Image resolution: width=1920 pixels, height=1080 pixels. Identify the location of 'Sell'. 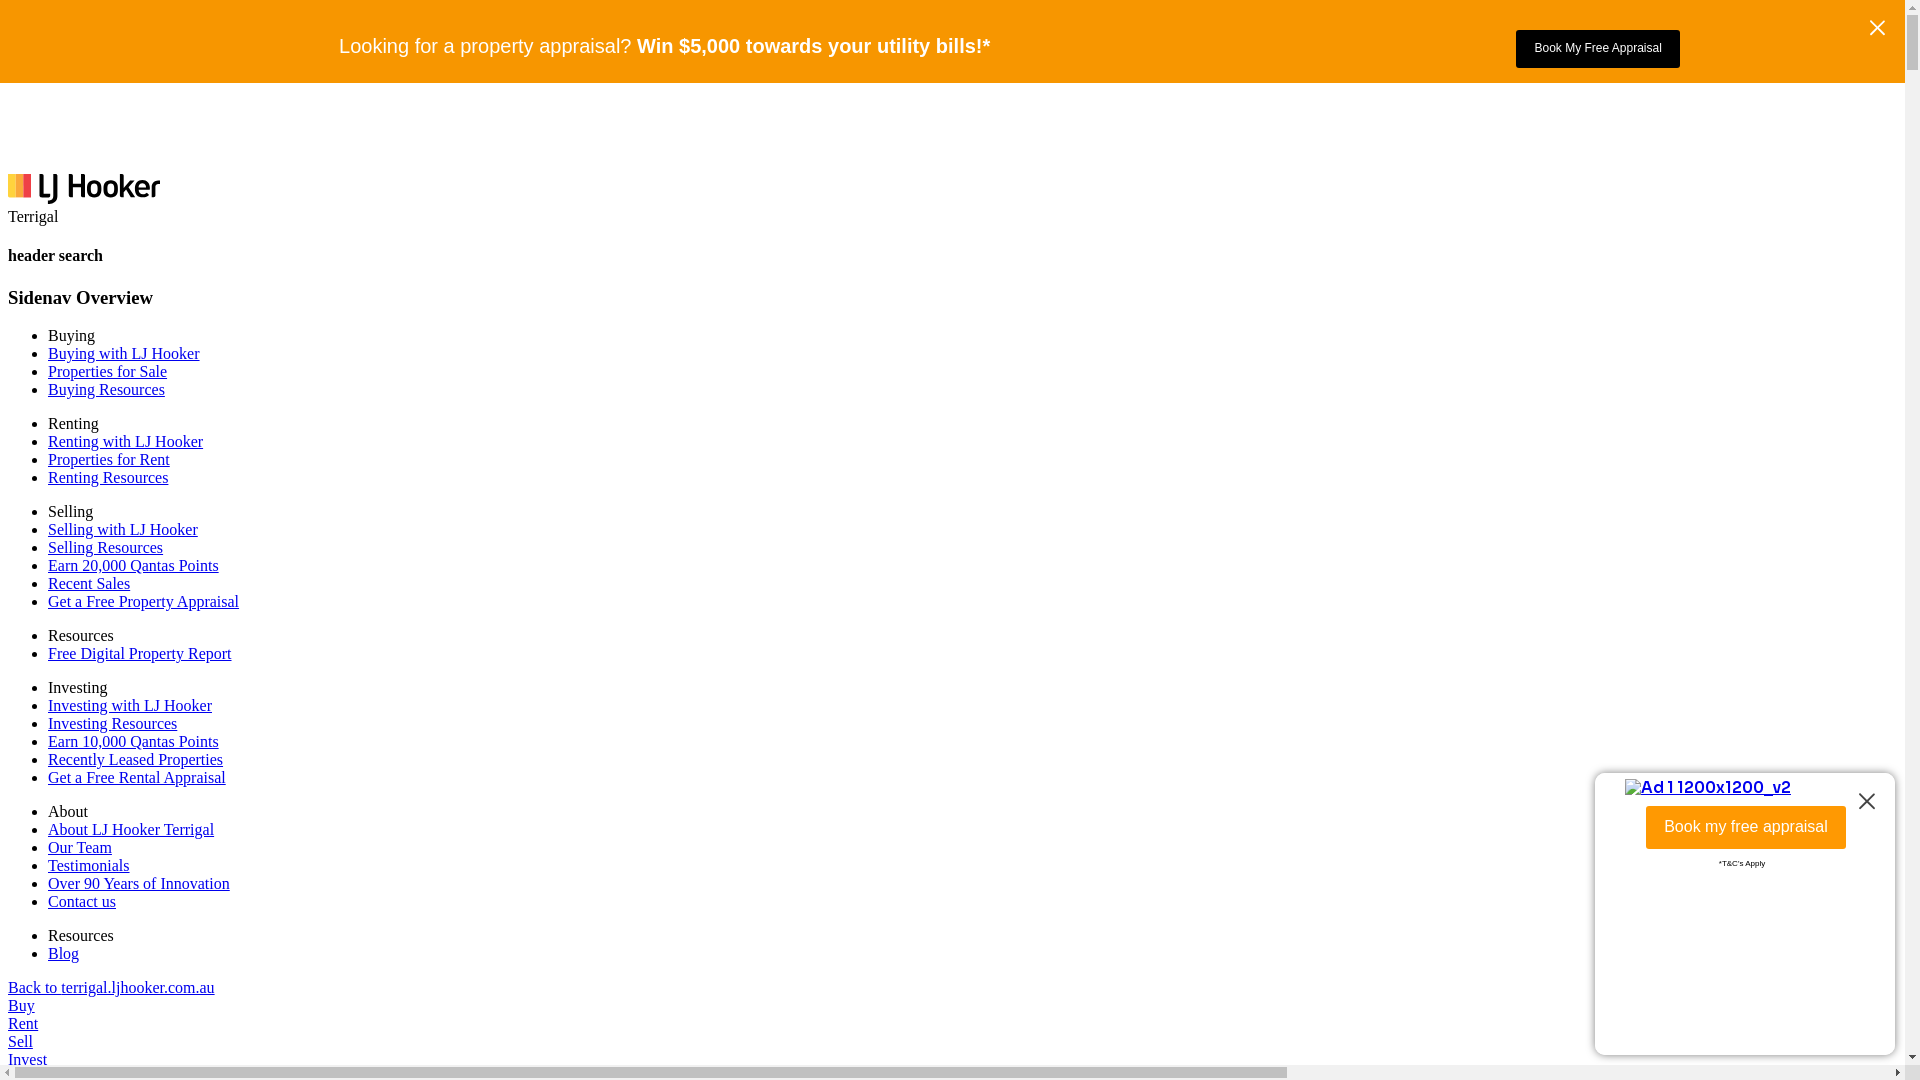
(8, 1040).